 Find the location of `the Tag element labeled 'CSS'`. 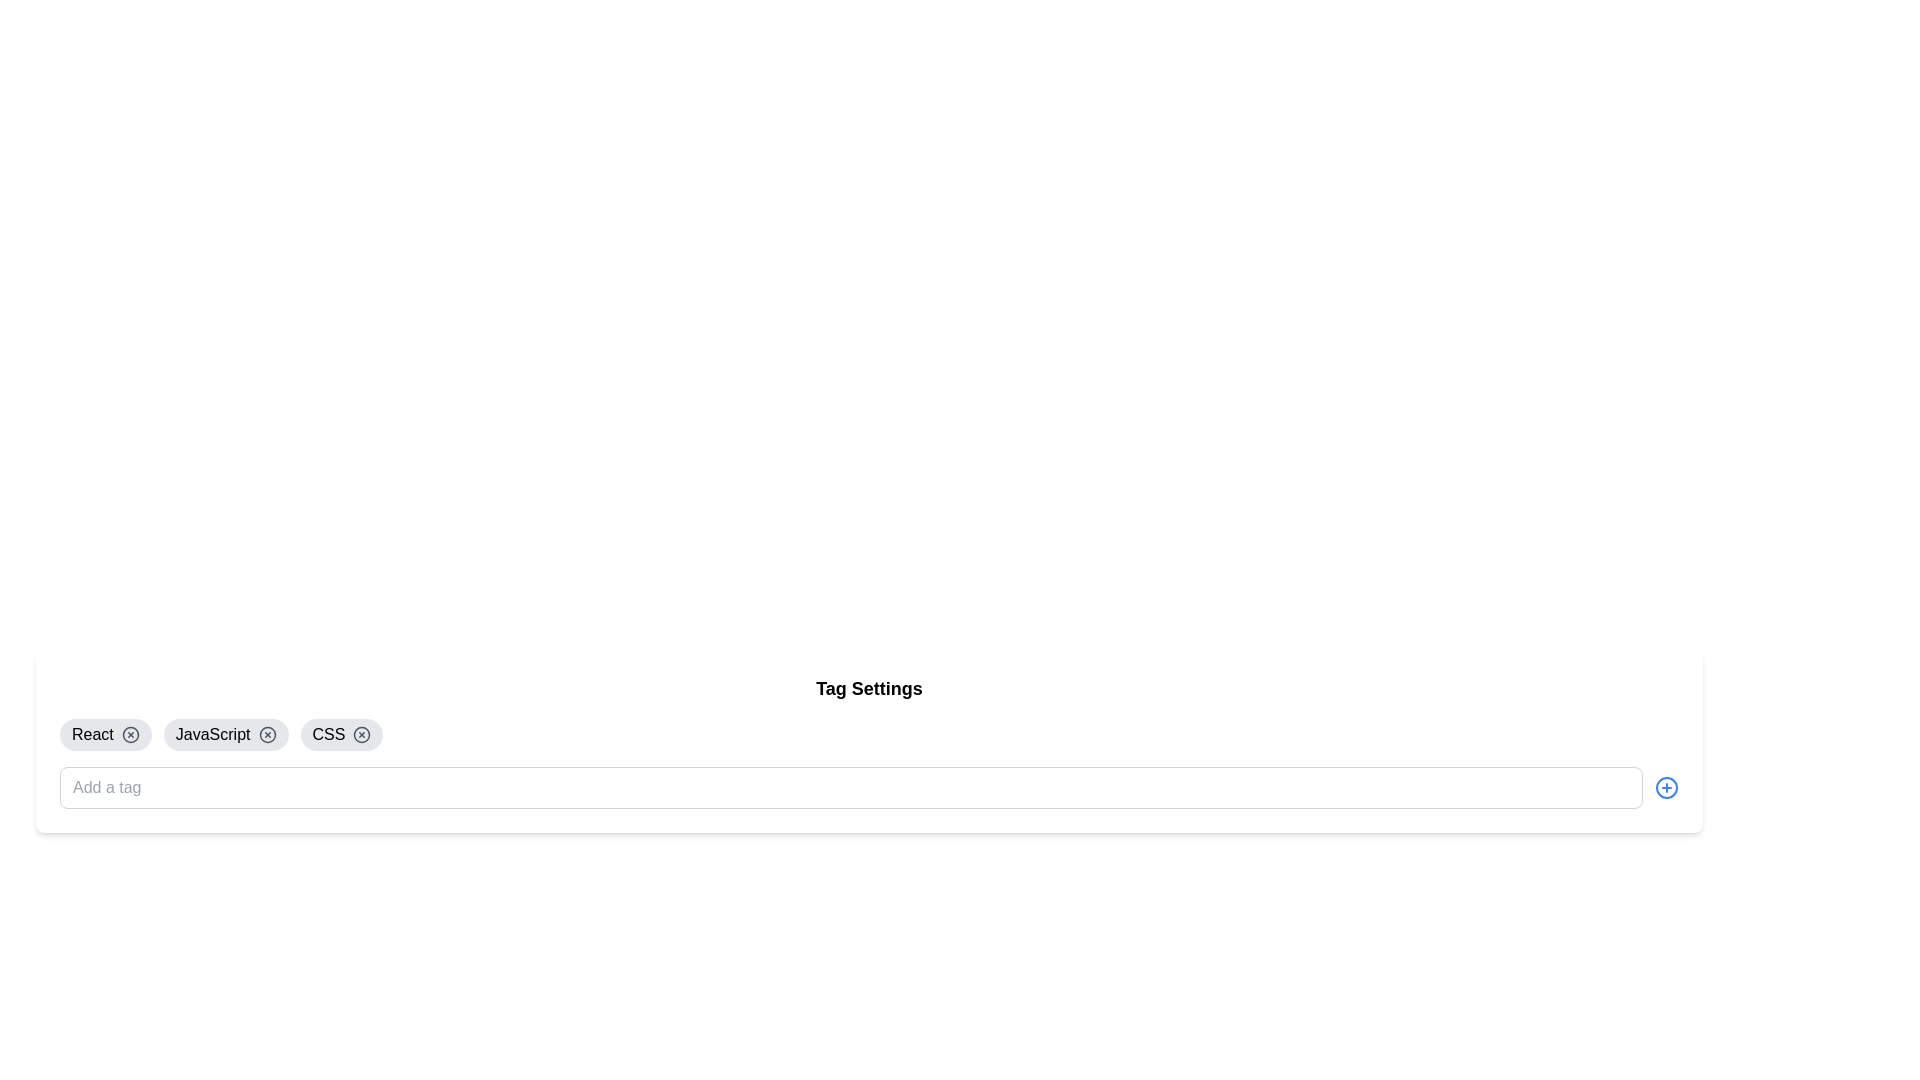

the Tag element labeled 'CSS' is located at coordinates (341, 735).